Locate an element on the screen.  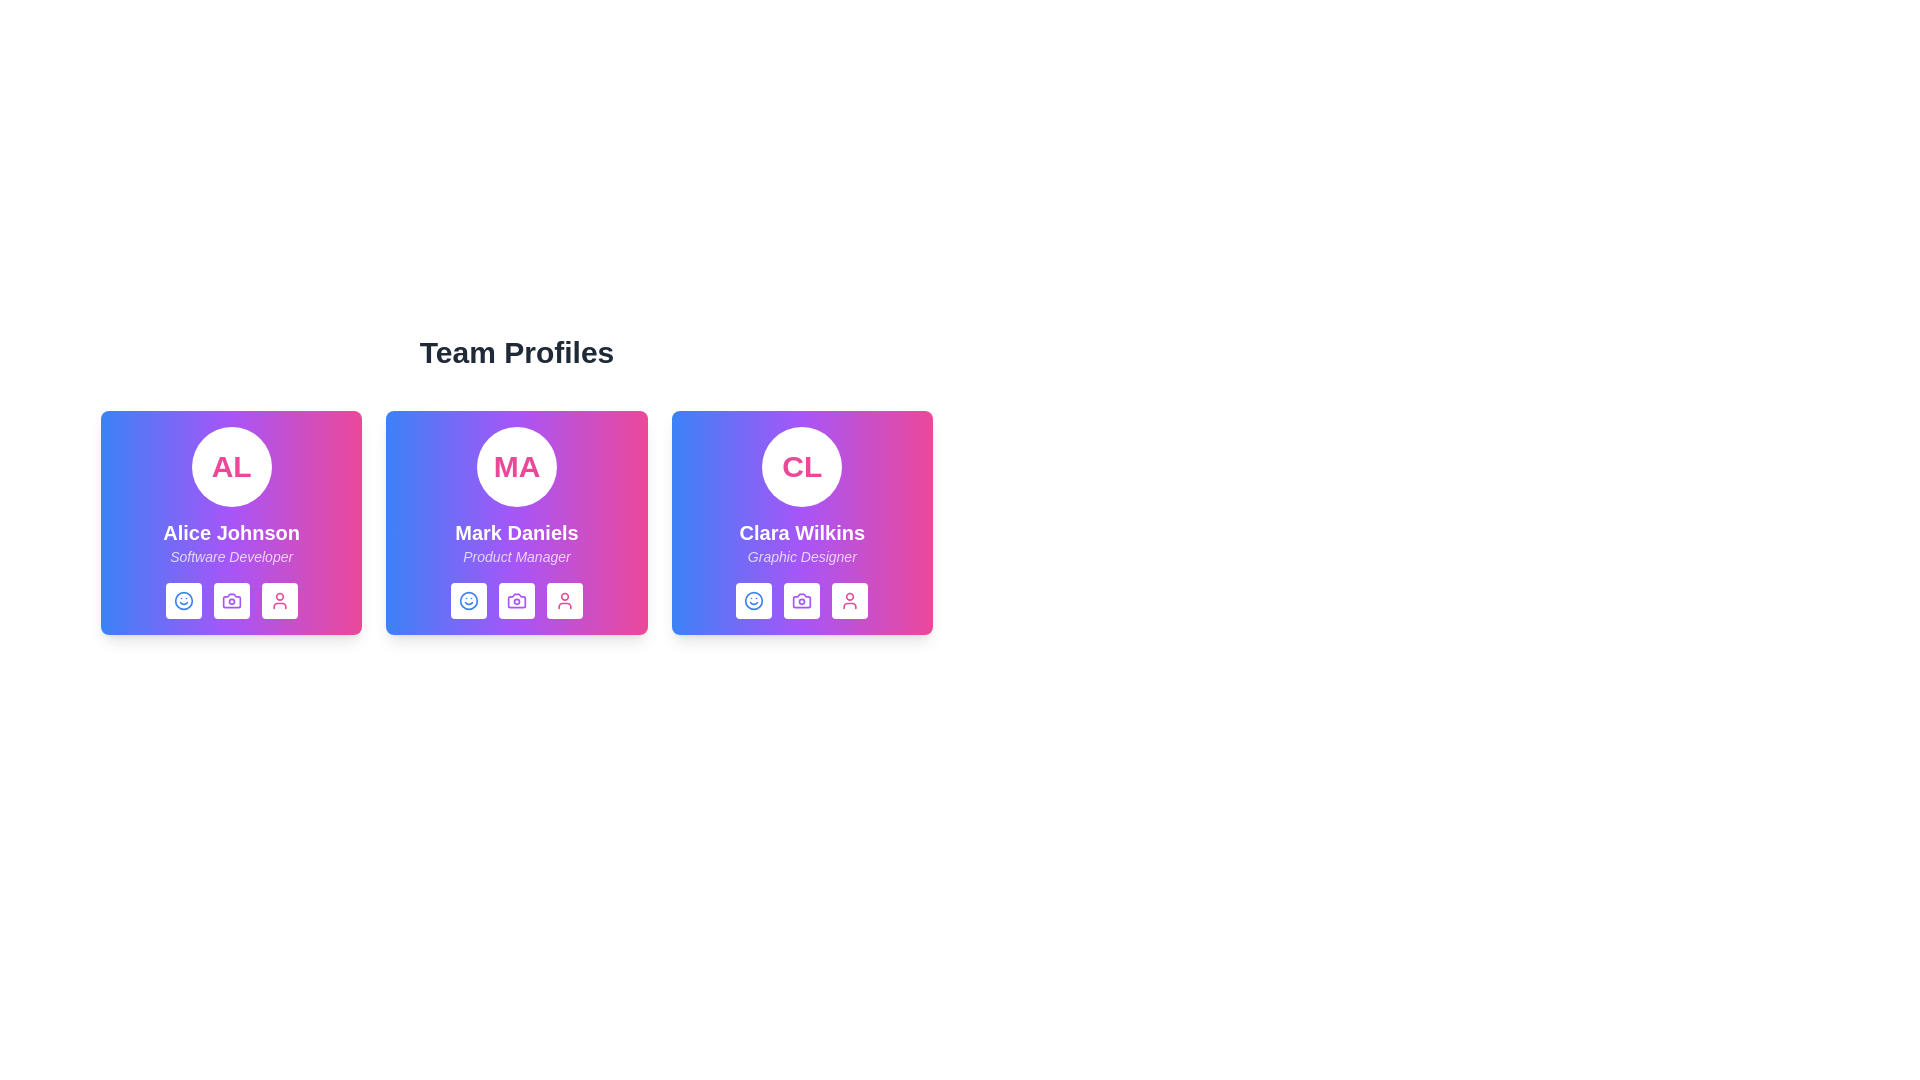
the rectangular button with a white background and purple text featuring a camera icon, located under the profile section for 'Mark Daniels, Product Manager.' is located at coordinates (517, 600).